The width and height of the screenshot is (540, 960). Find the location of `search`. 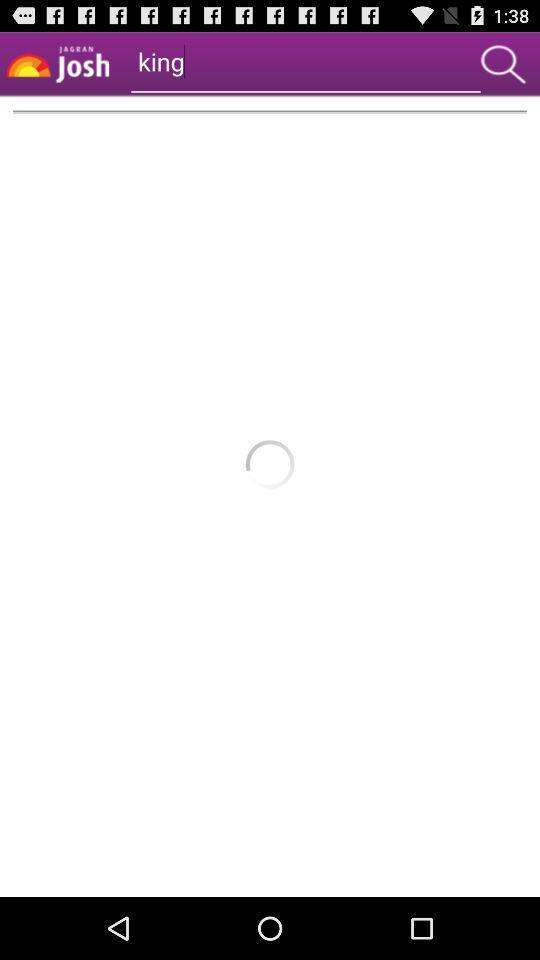

search is located at coordinates (502, 64).